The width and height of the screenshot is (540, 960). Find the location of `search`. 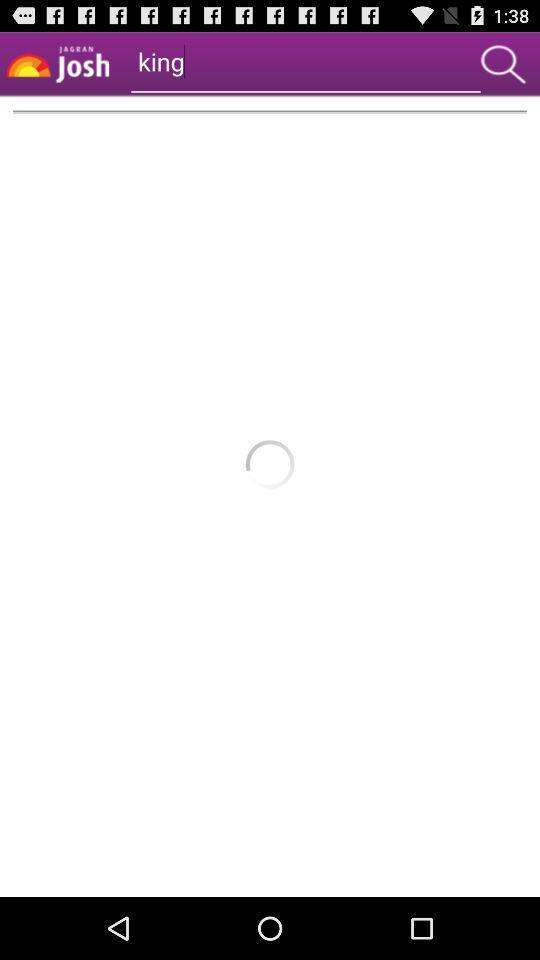

search is located at coordinates (502, 64).